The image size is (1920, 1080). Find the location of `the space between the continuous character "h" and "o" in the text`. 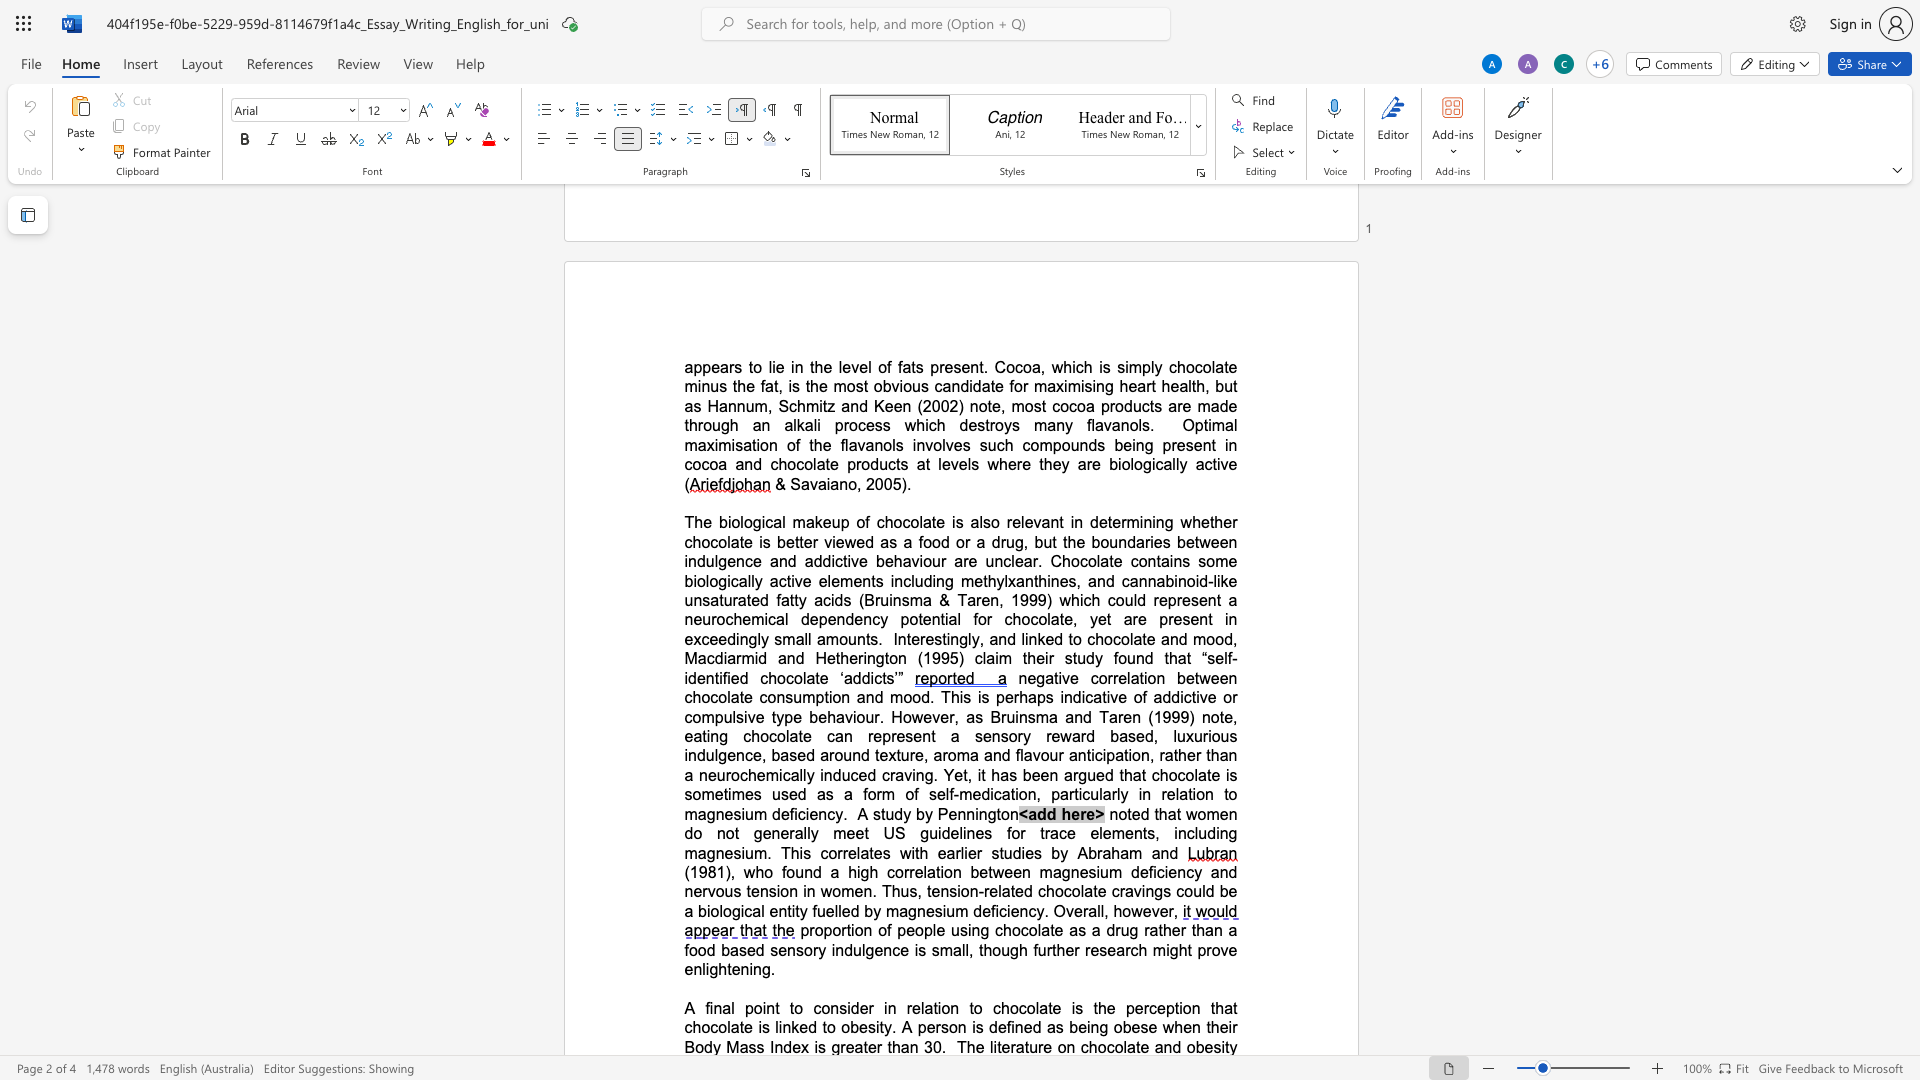

the space between the continuous character "h" and "o" in the text is located at coordinates (1103, 639).